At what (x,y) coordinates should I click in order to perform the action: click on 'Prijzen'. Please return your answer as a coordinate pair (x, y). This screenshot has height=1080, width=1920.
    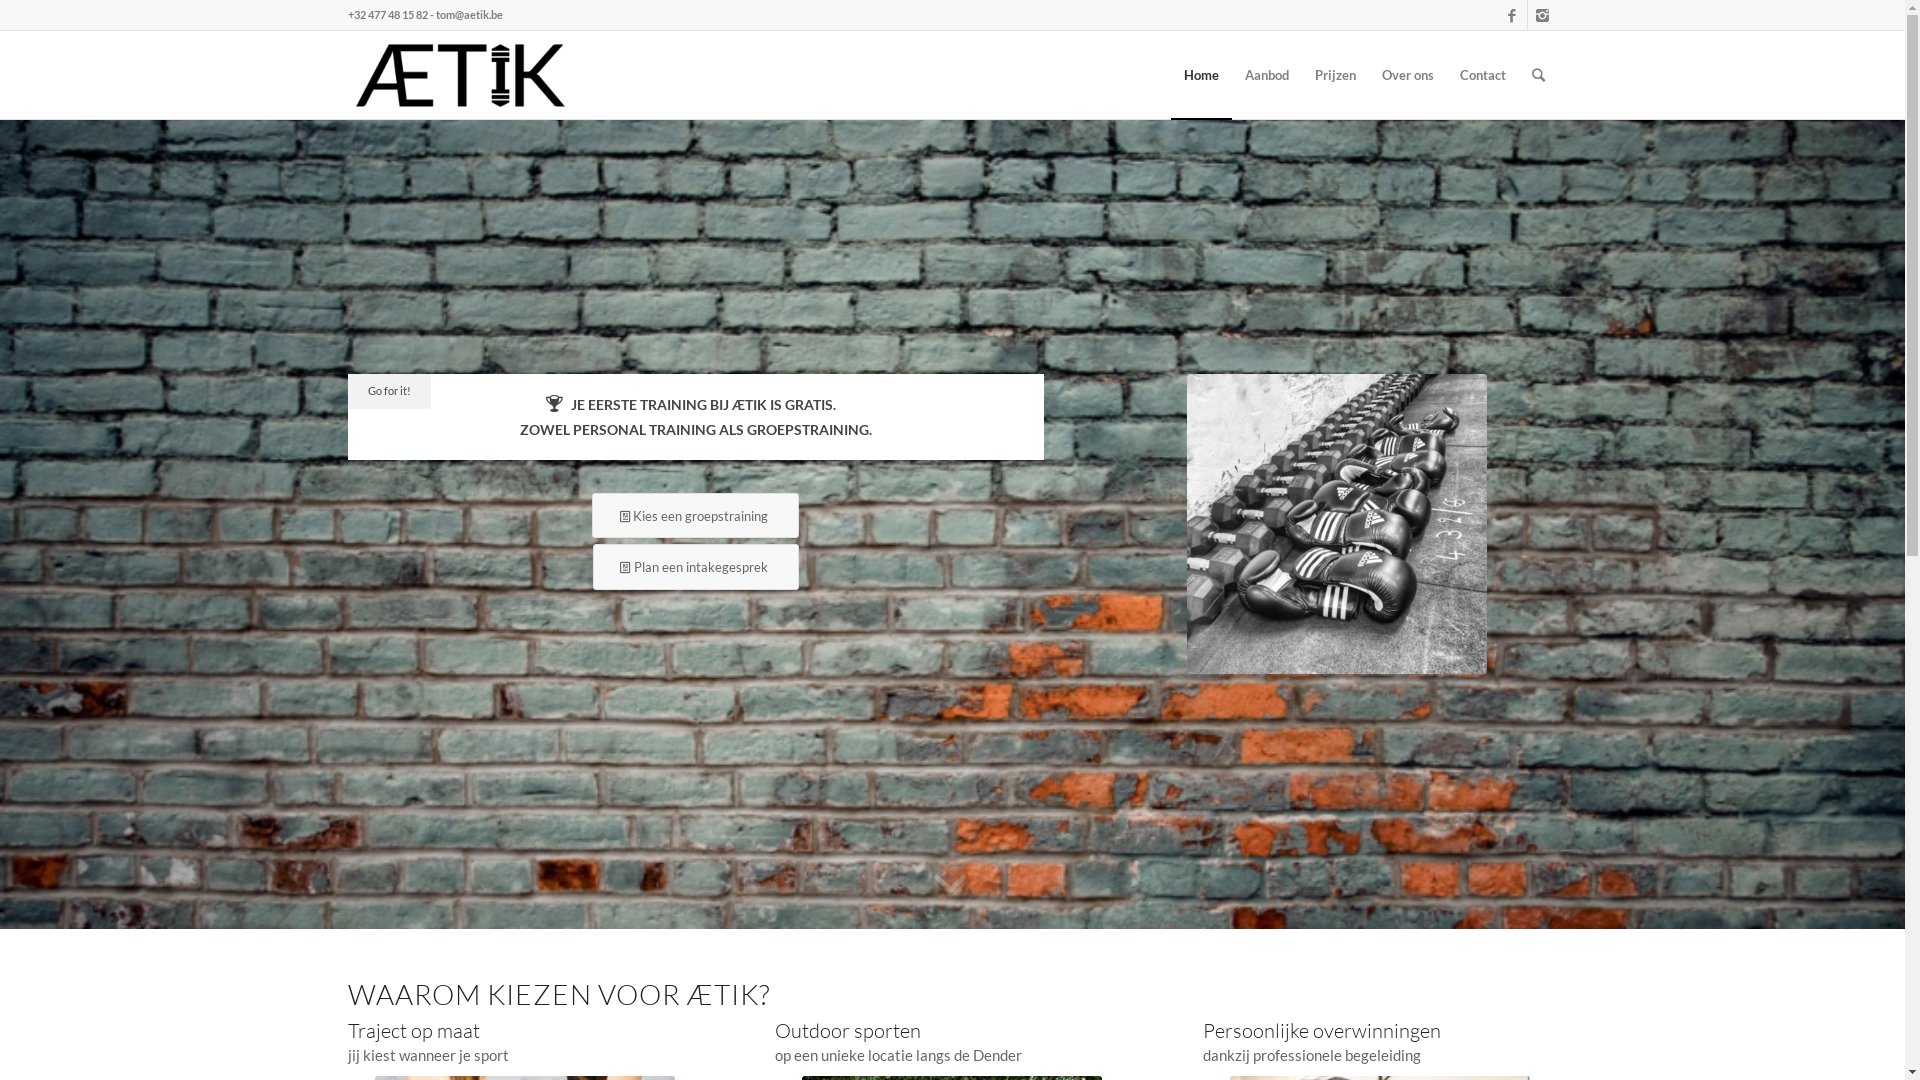
    Looking at the image, I should click on (1301, 73).